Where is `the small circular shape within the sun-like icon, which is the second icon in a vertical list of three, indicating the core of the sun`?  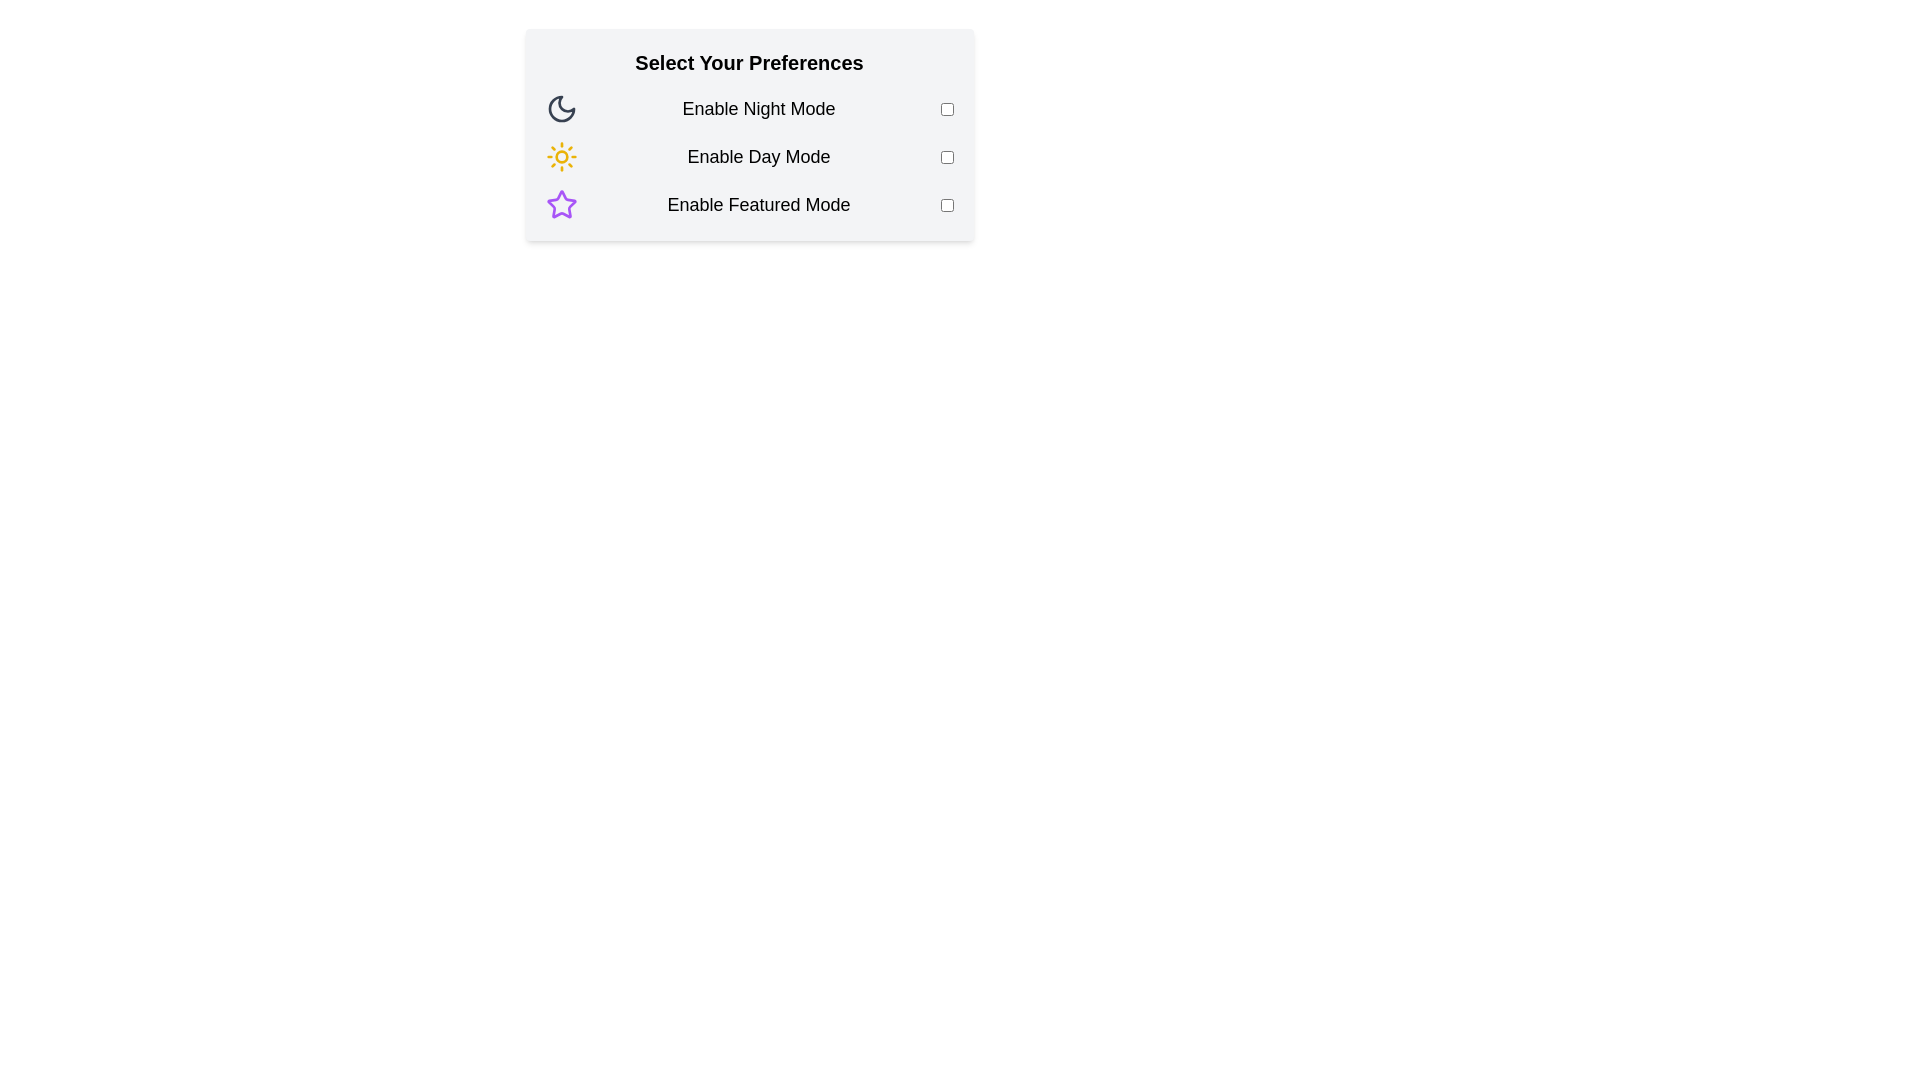
the small circular shape within the sun-like icon, which is the second icon in a vertical list of three, indicating the core of the sun is located at coordinates (560, 156).